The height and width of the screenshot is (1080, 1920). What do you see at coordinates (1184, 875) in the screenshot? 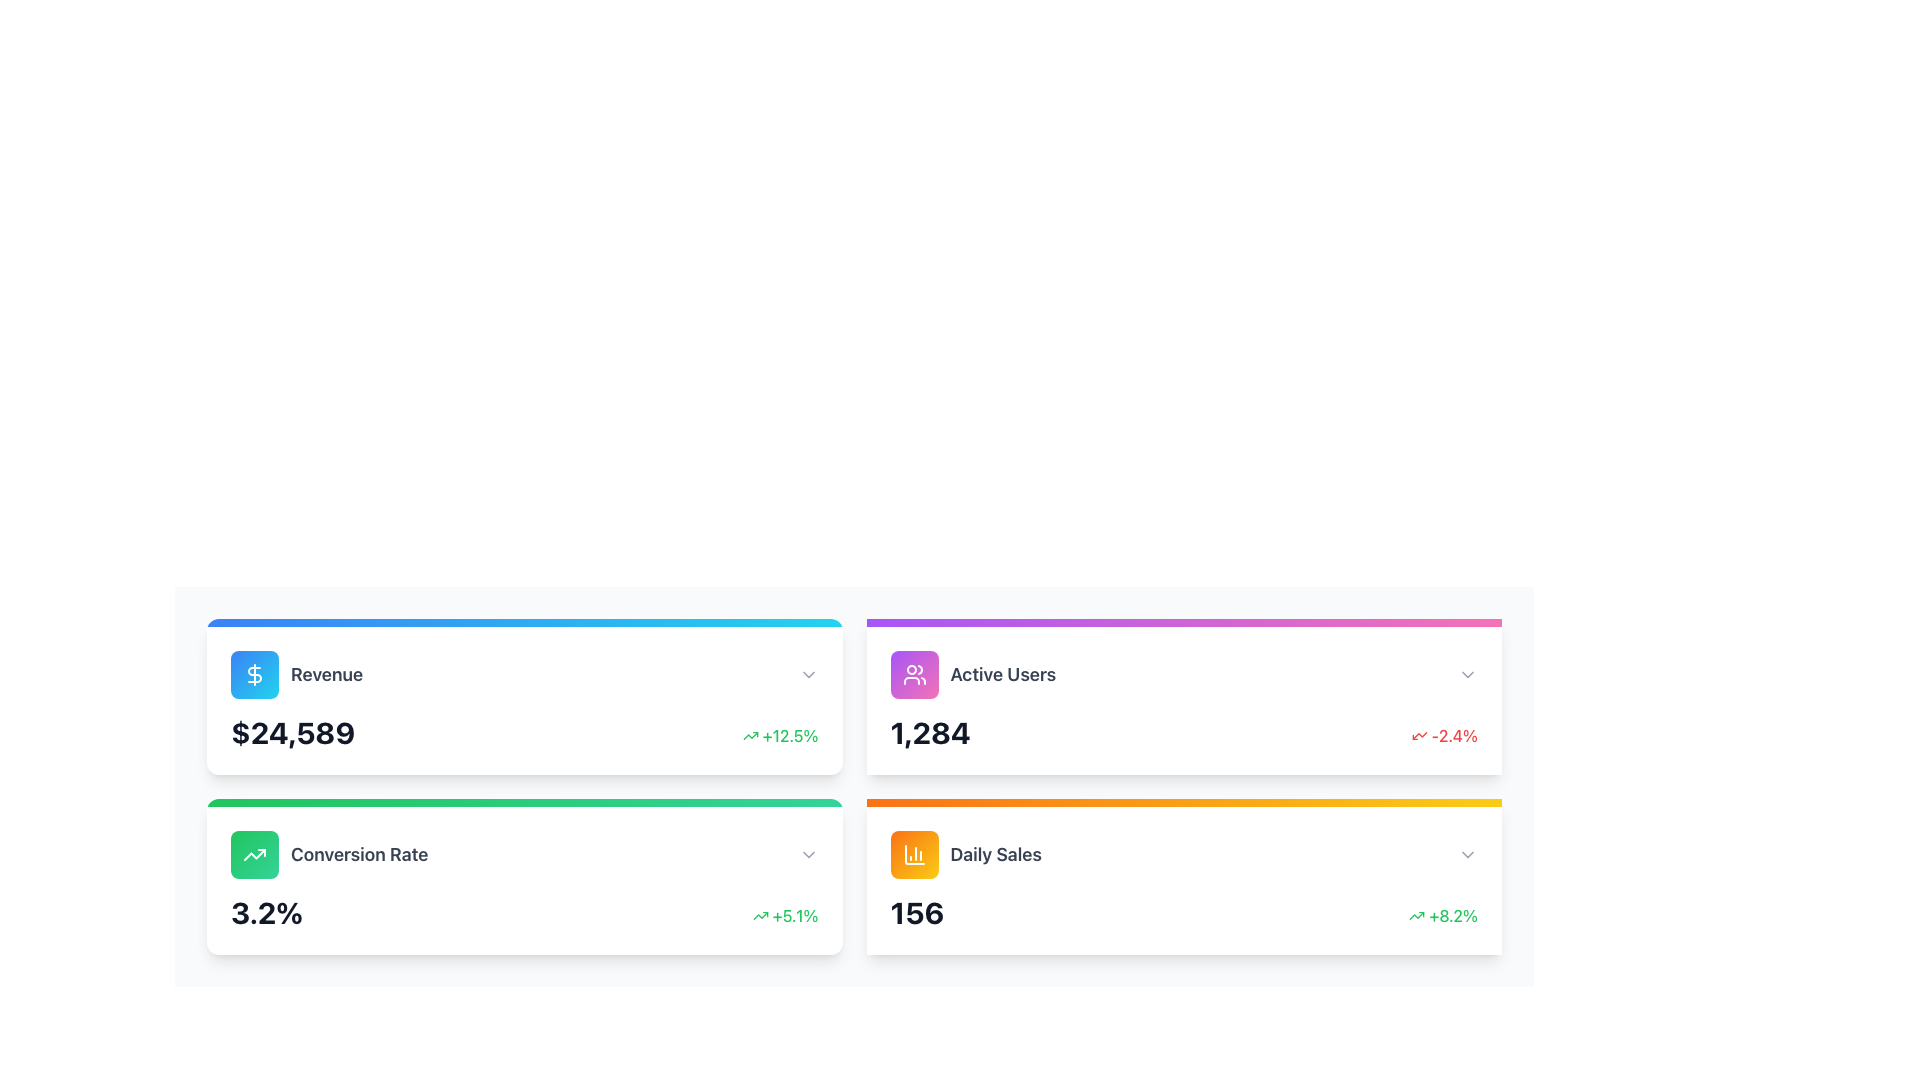
I see `the sales and percentage change displayed on the informational summary card, which is the second card in the bottom row of the grid layout` at bounding box center [1184, 875].